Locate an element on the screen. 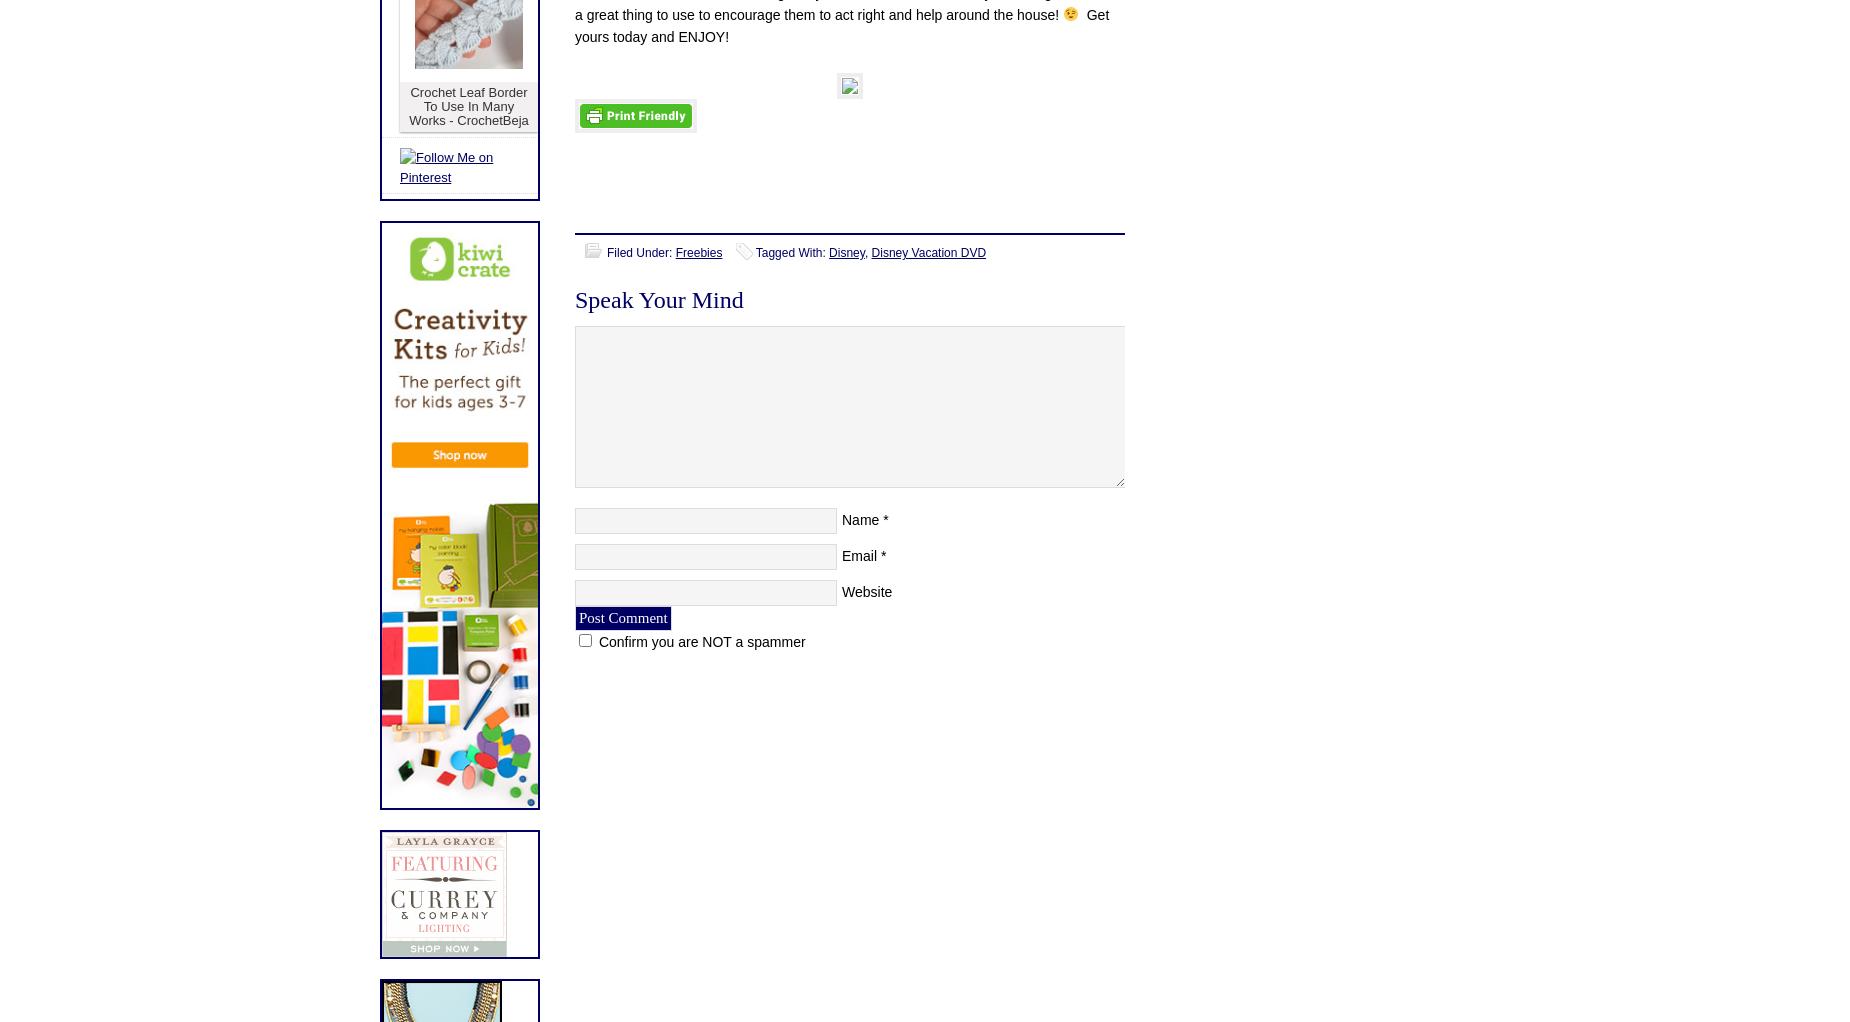  'Get yours today and ENJOY!' is located at coordinates (841, 24).